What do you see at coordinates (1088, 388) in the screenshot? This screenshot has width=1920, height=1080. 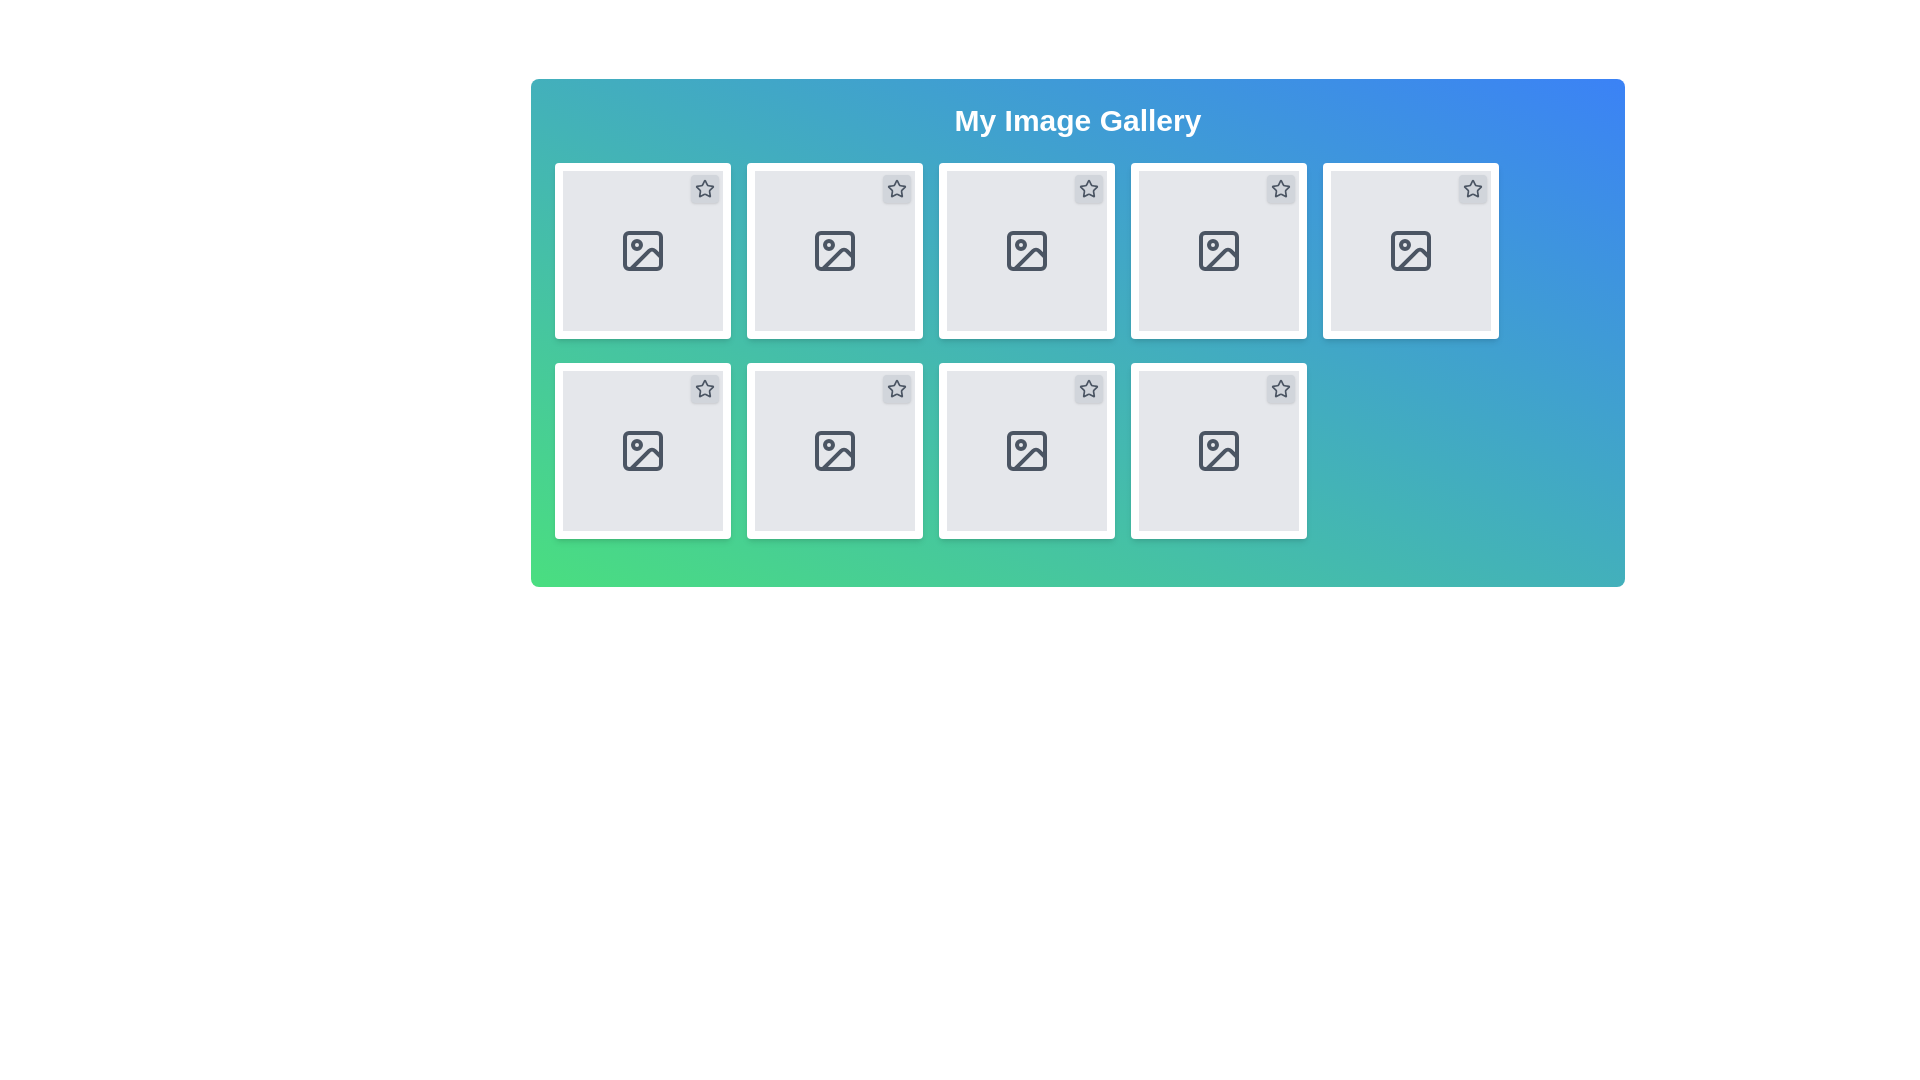 I see `the star-shaped button located in the top-right corner of the sixth image card` at bounding box center [1088, 388].